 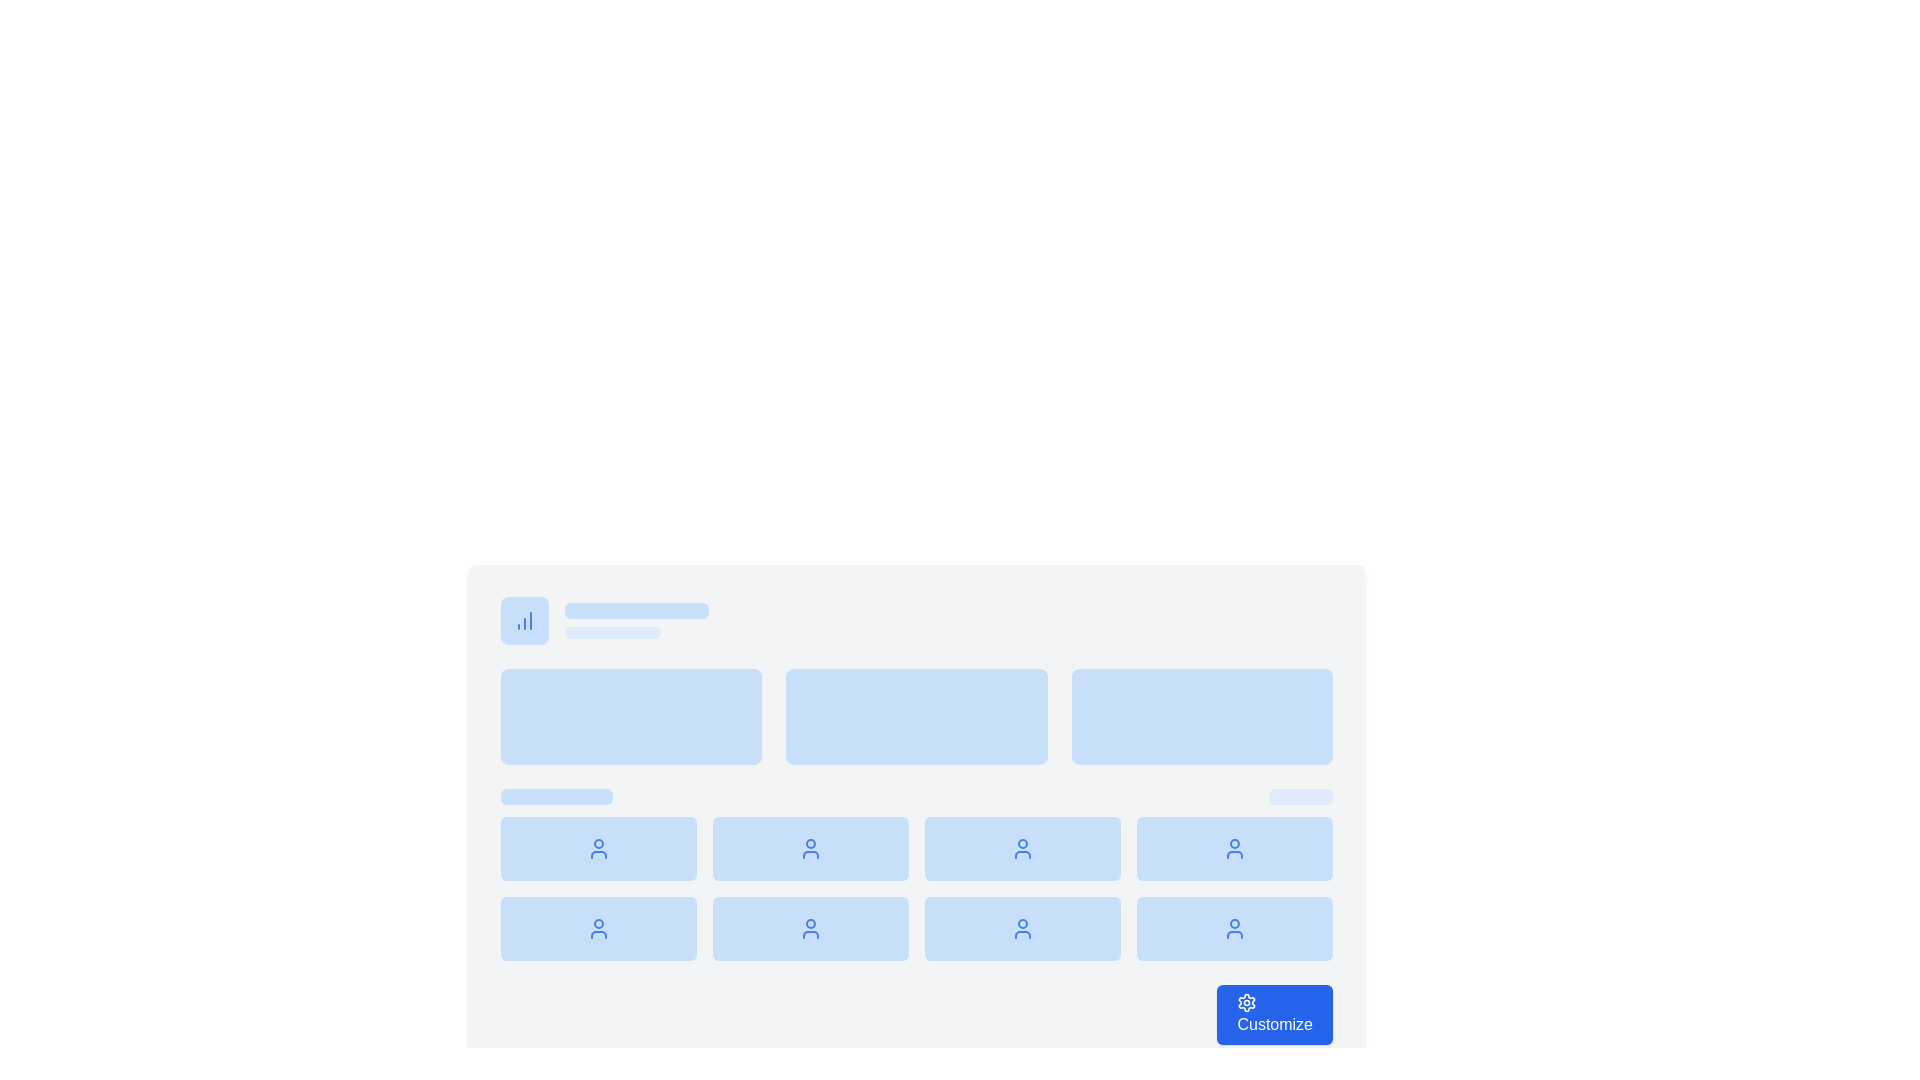 What do you see at coordinates (1233, 848) in the screenshot?
I see `the user silhouette icon outlined in blue, located in the second column of the third row in the grid layout` at bounding box center [1233, 848].